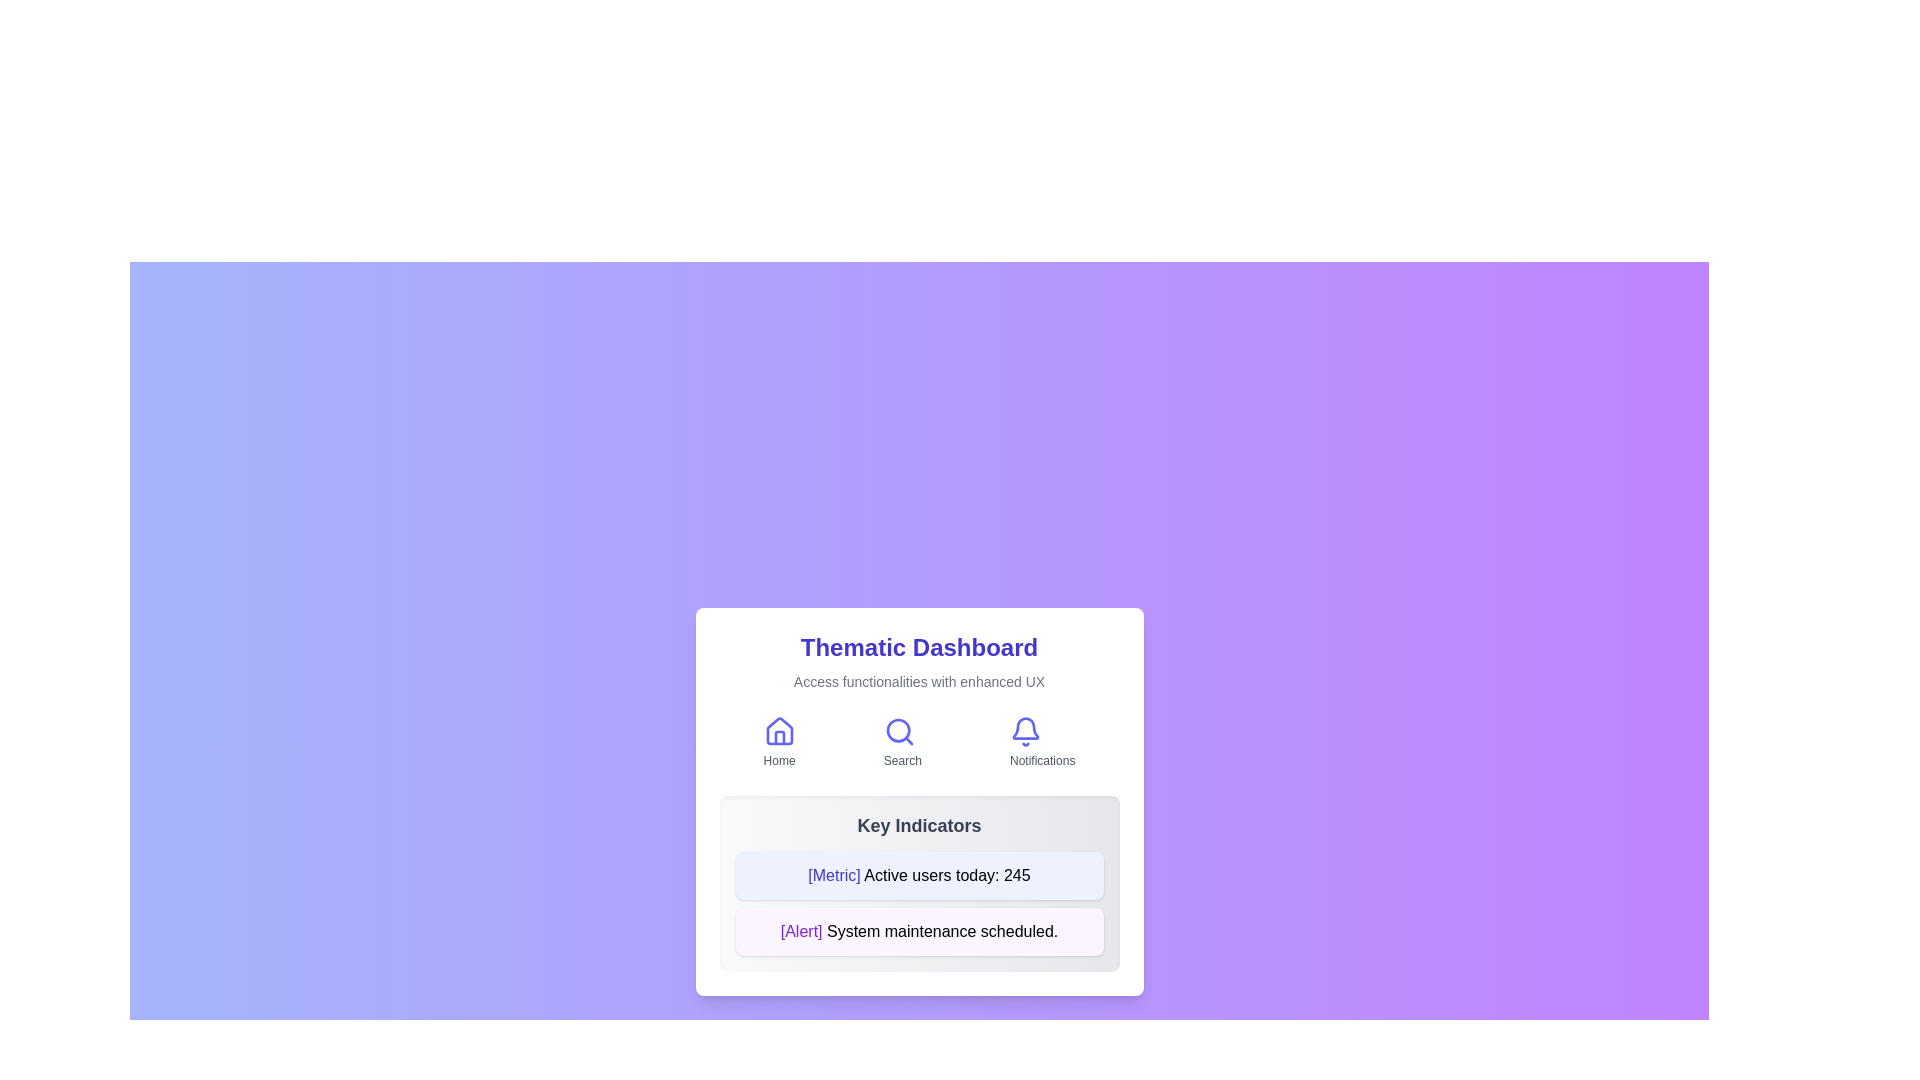 The height and width of the screenshot is (1080, 1920). I want to click on the indigo bell icon located above the 'Notifications' text in the notifications section of the interface, so click(1026, 732).